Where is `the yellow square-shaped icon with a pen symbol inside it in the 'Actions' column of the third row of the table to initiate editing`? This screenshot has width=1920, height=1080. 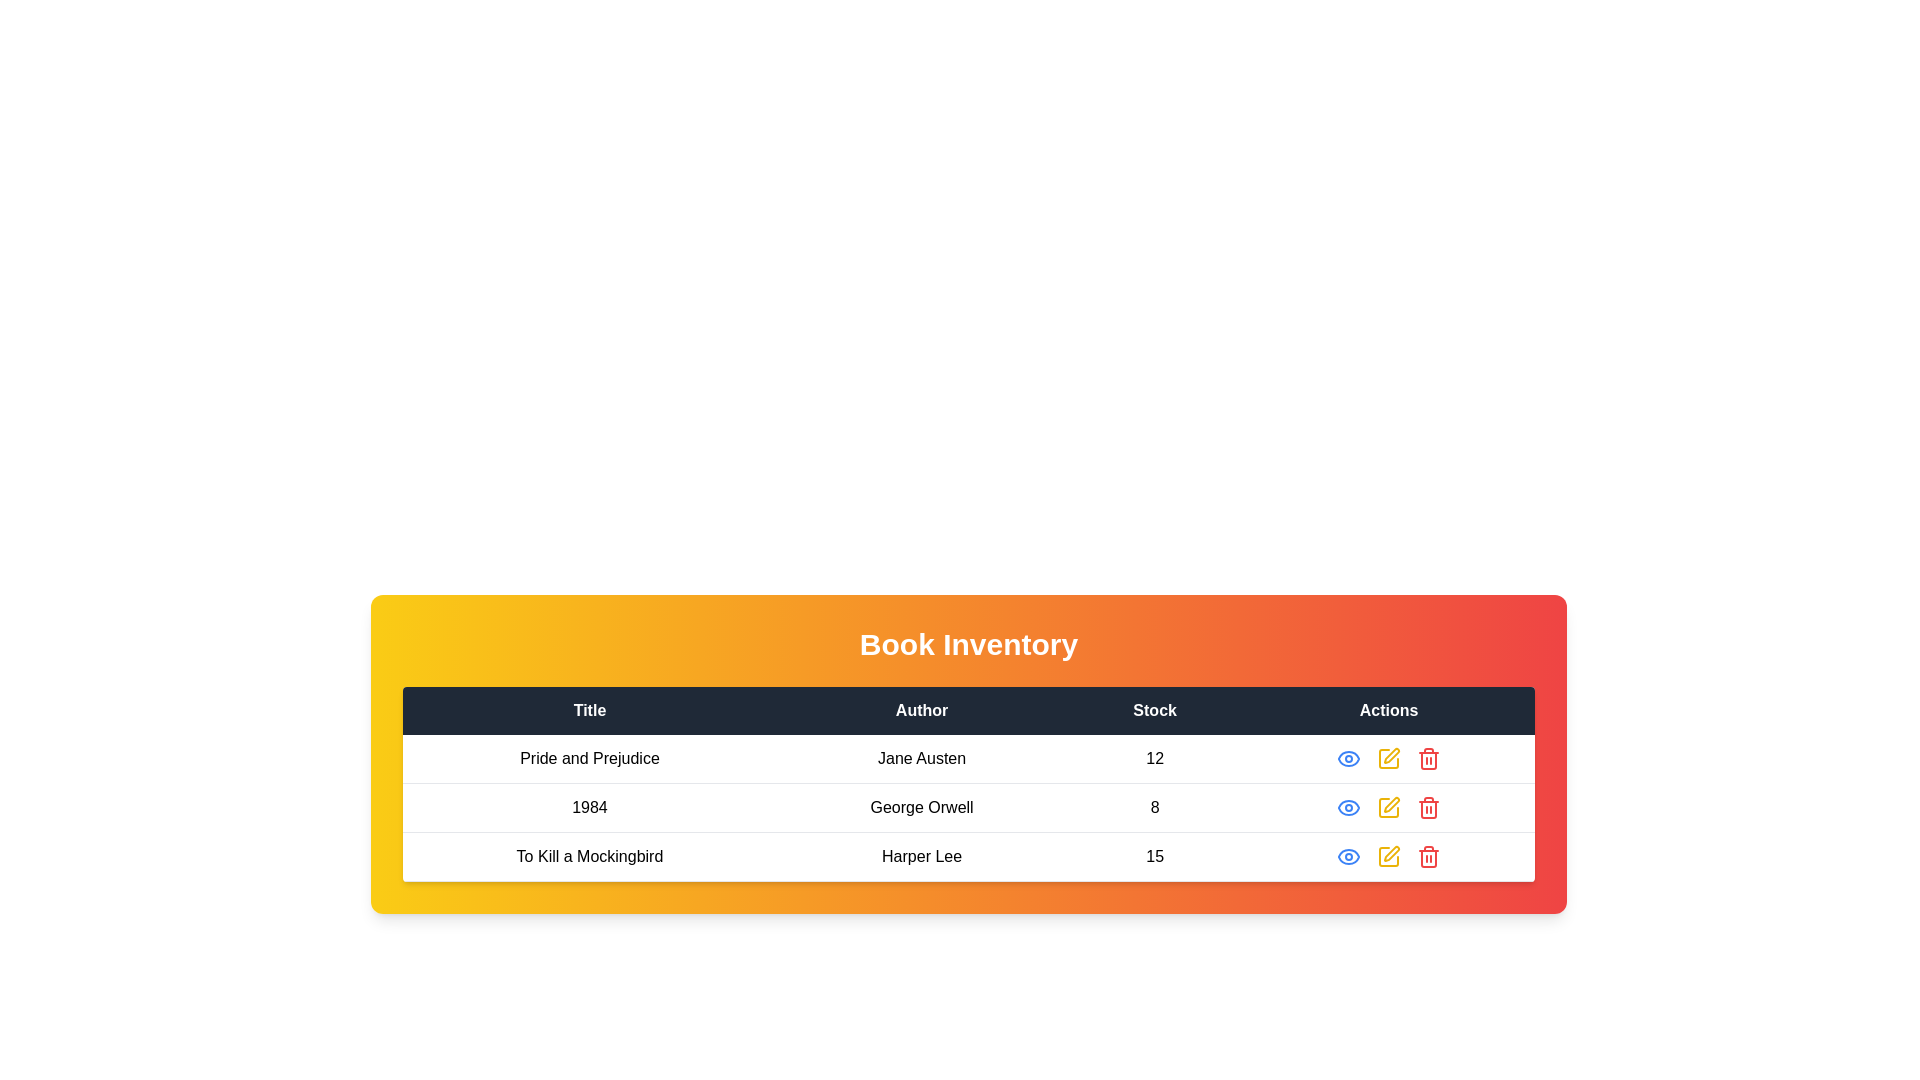
the yellow square-shaped icon with a pen symbol inside it in the 'Actions' column of the third row of the table to initiate editing is located at coordinates (1388, 855).